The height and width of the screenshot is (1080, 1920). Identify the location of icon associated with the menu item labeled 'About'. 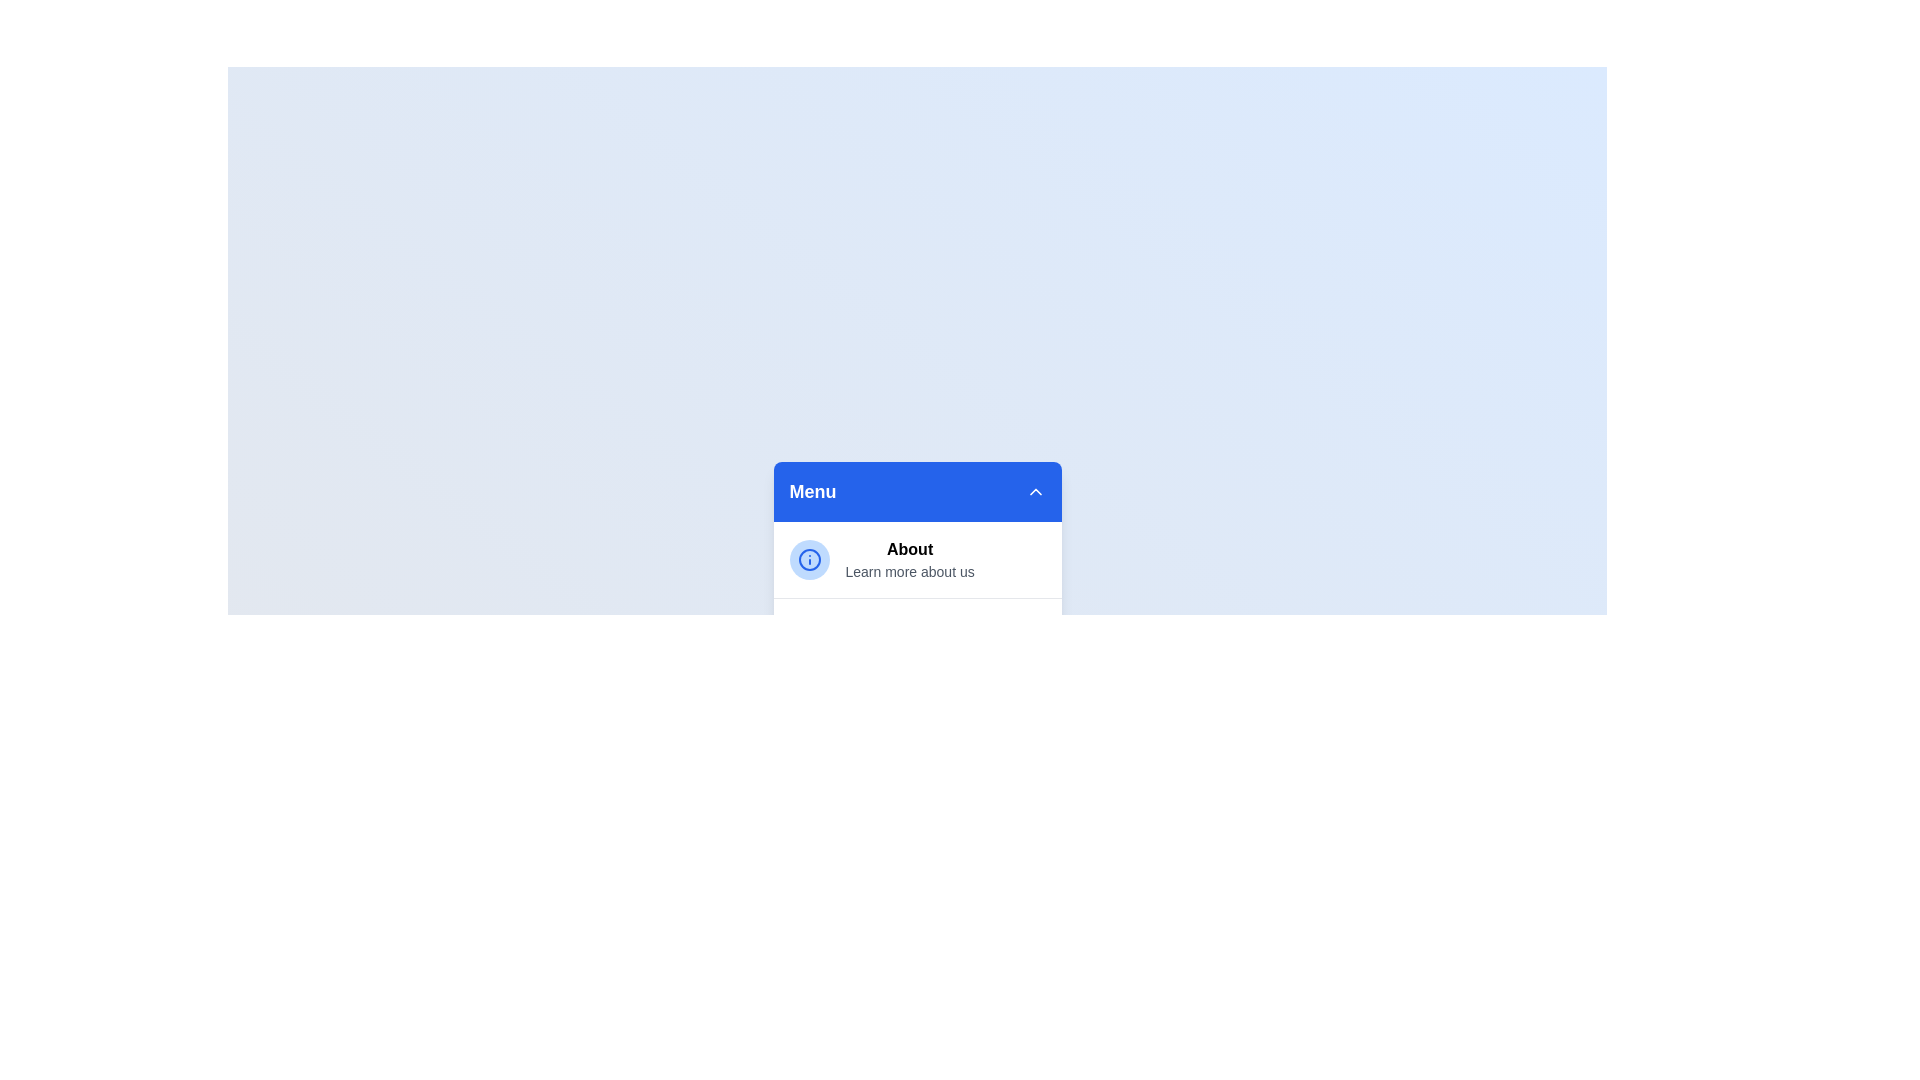
(809, 559).